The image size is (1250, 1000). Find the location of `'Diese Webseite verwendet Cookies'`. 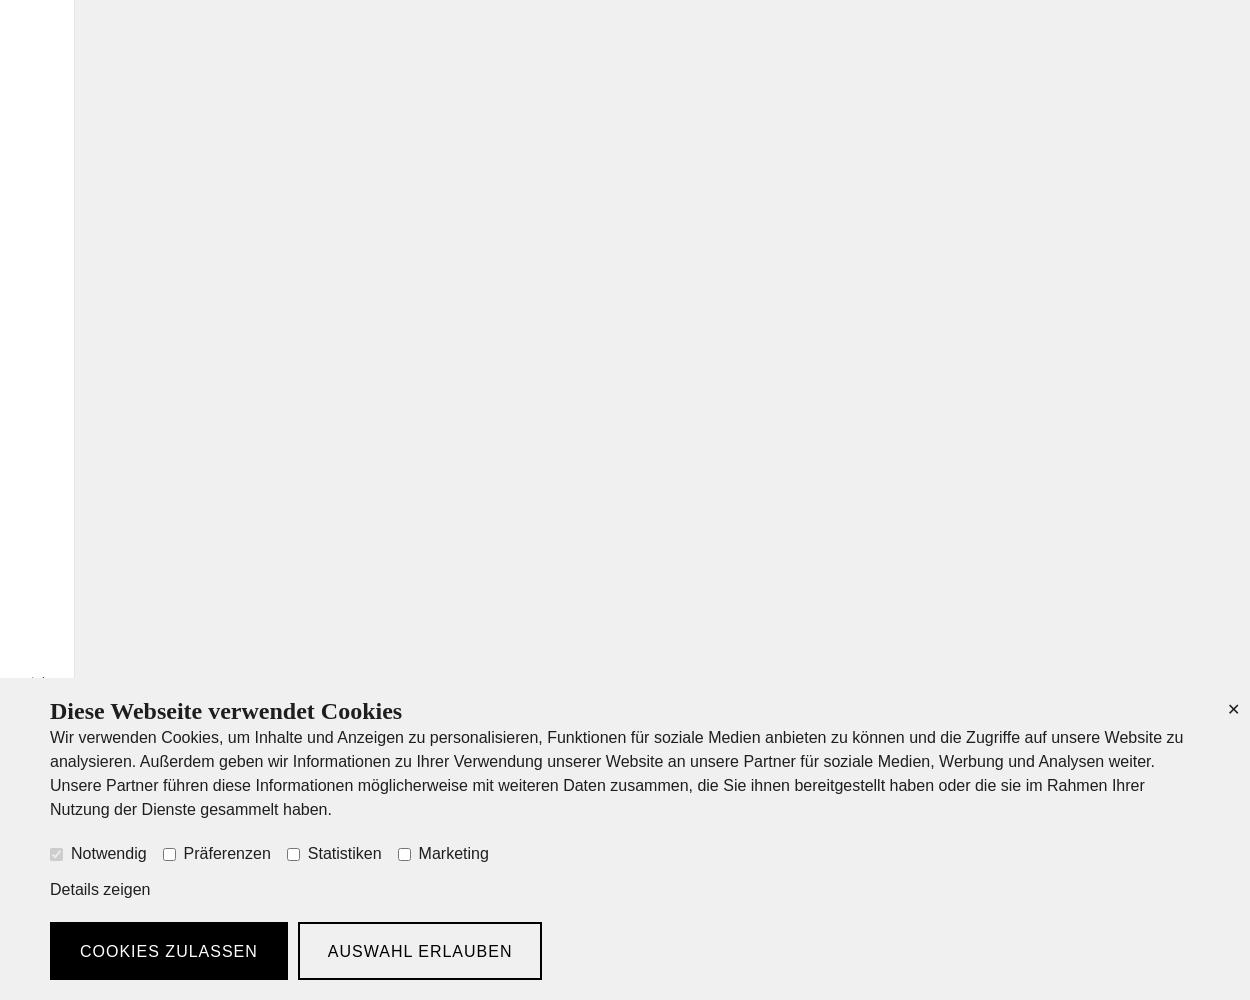

'Diese Webseite verwendet Cookies' is located at coordinates (50, 710).